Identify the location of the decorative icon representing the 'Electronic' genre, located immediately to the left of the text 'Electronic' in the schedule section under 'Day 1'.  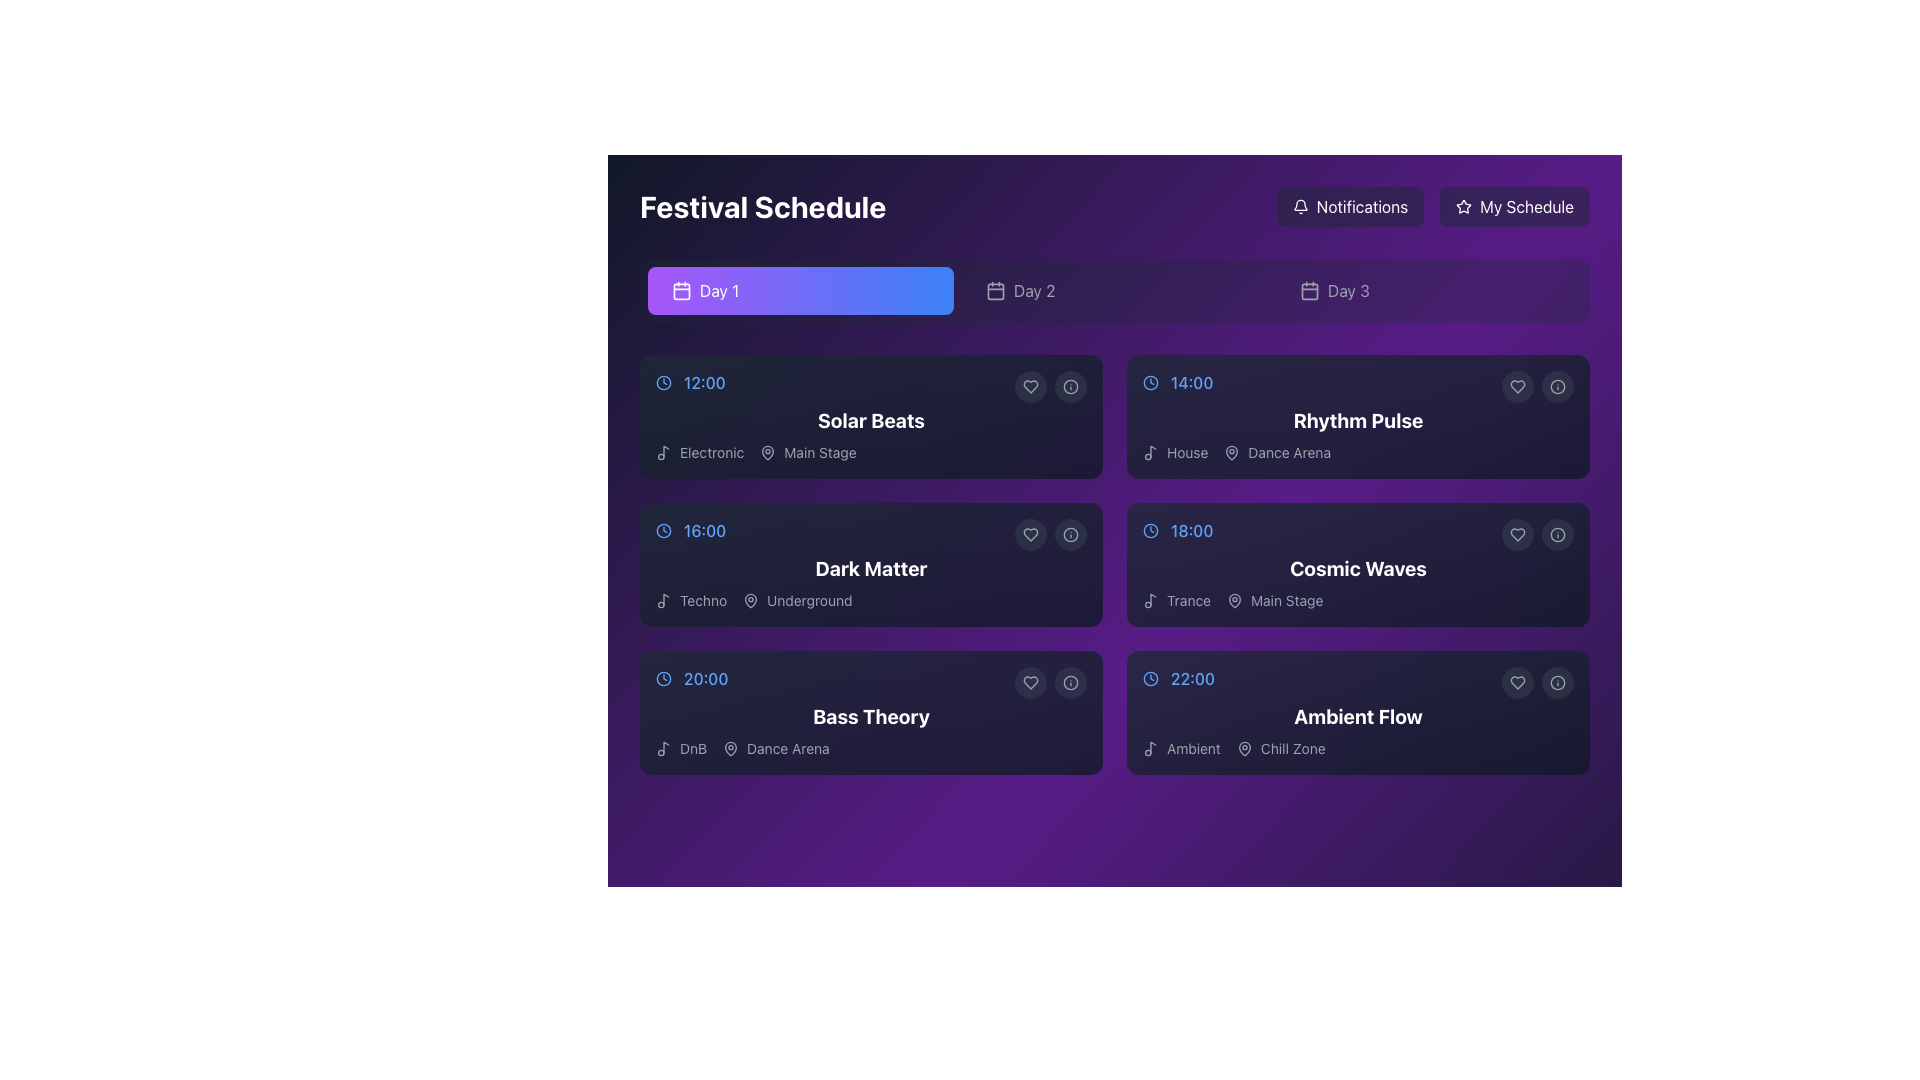
(663, 452).